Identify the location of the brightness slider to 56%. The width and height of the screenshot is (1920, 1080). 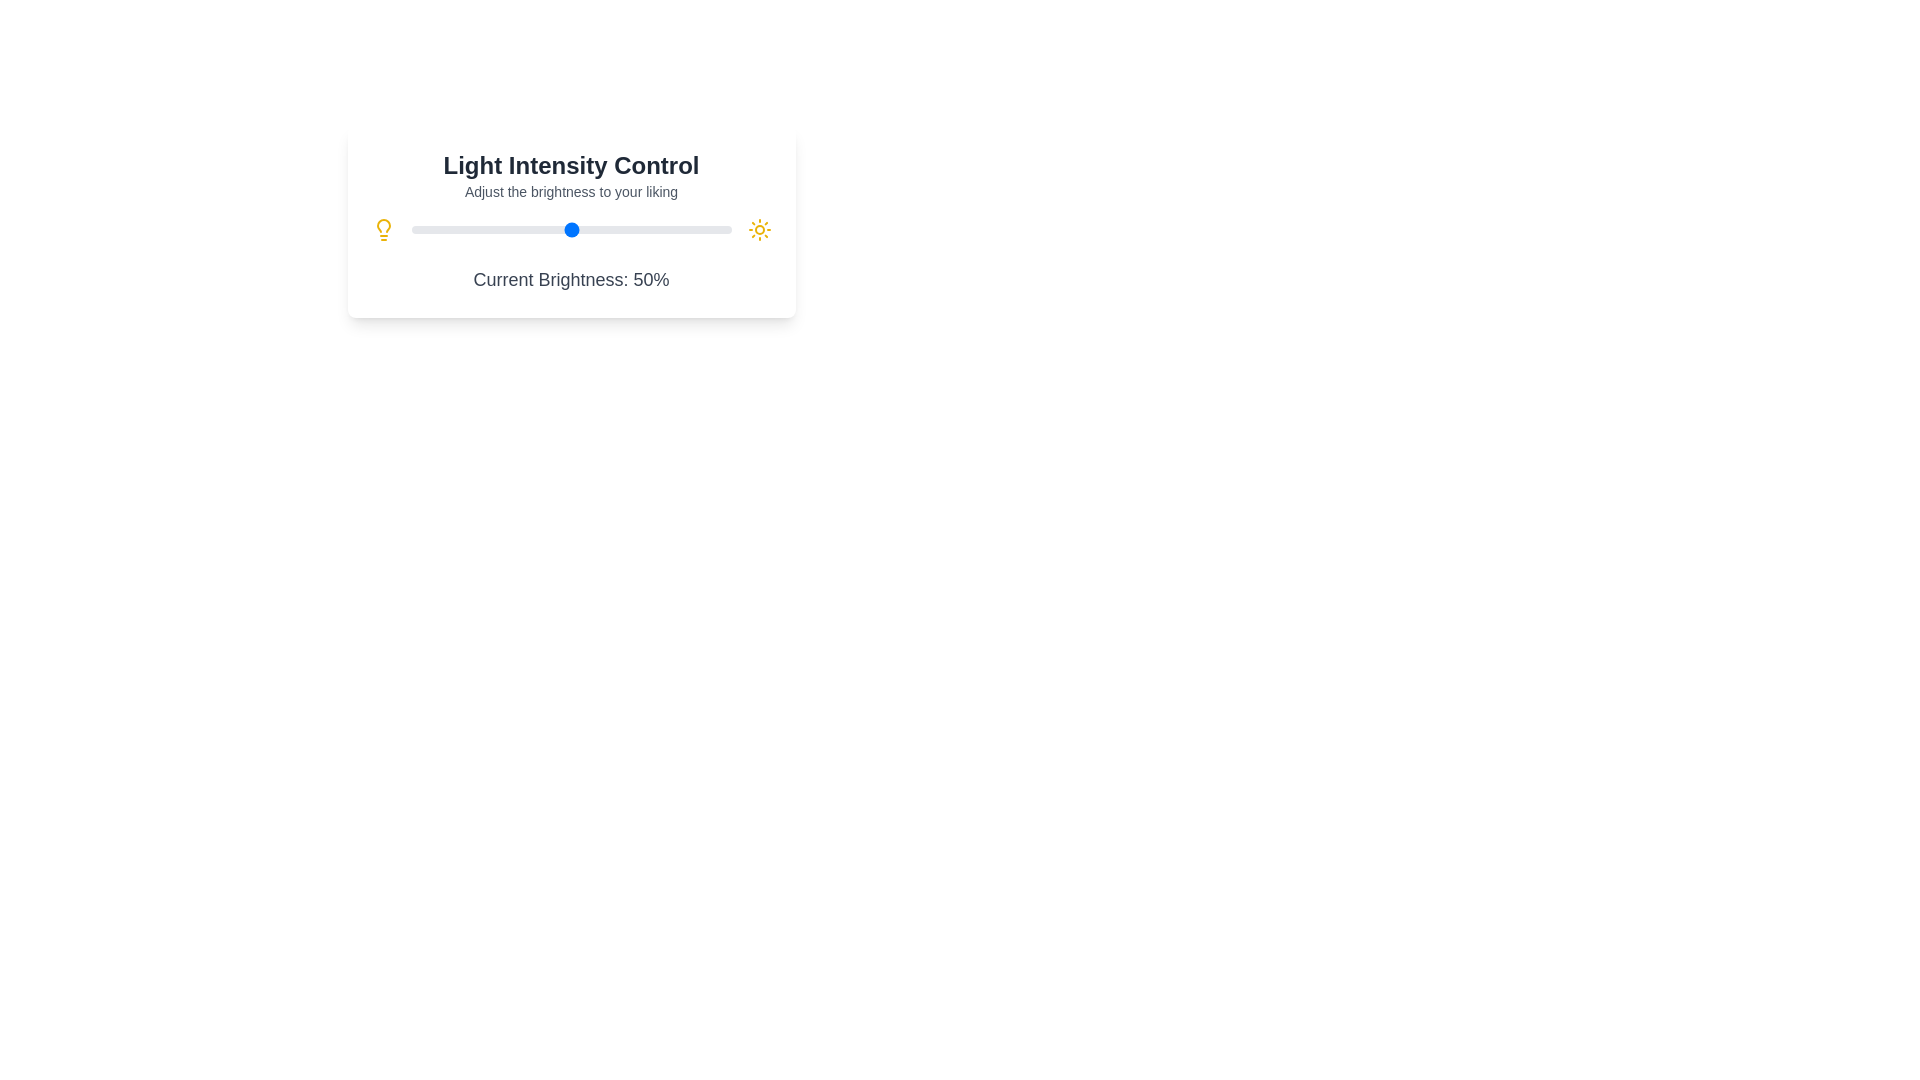
(589, 229).